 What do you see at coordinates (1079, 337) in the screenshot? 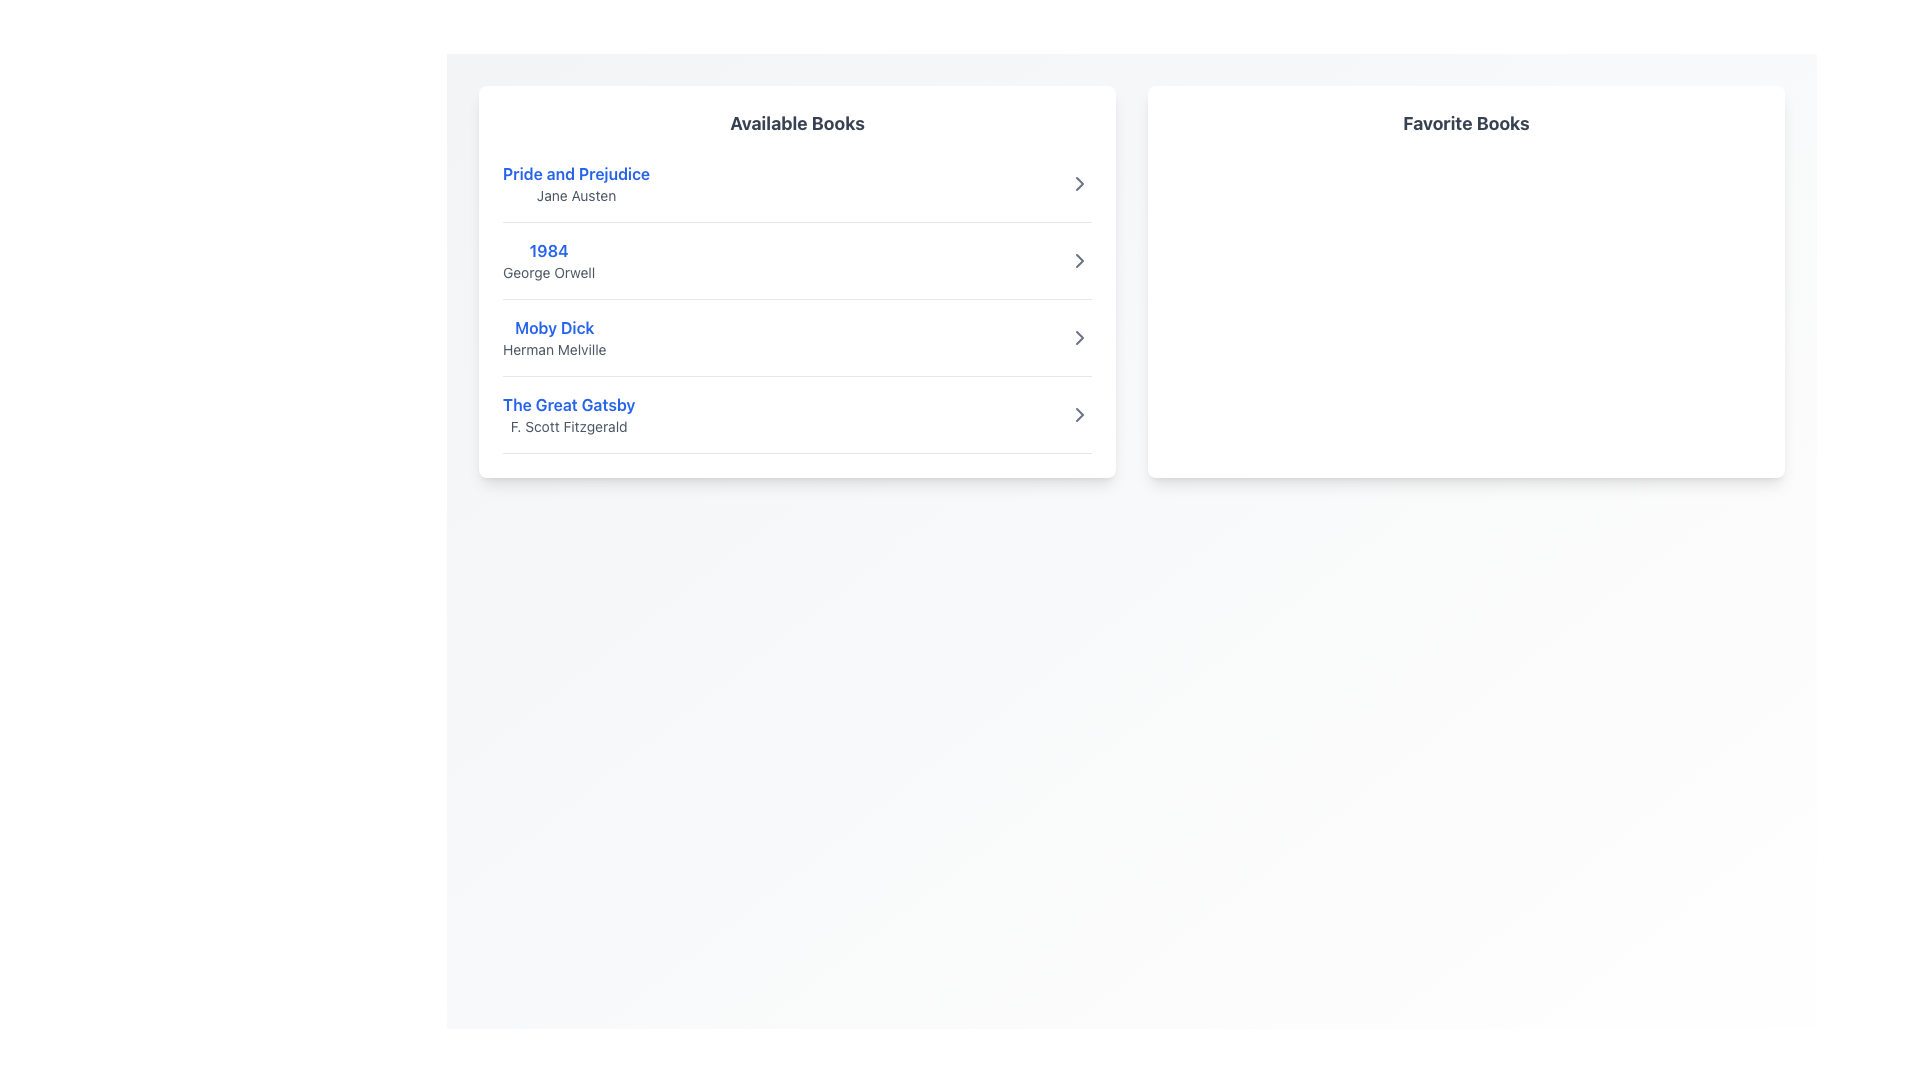
I see `the chevron icon button located to the far right of the 'Moby Dick' entry row, adjacent to the text 'Herman Melville'` at bounding box center [1079, 337].